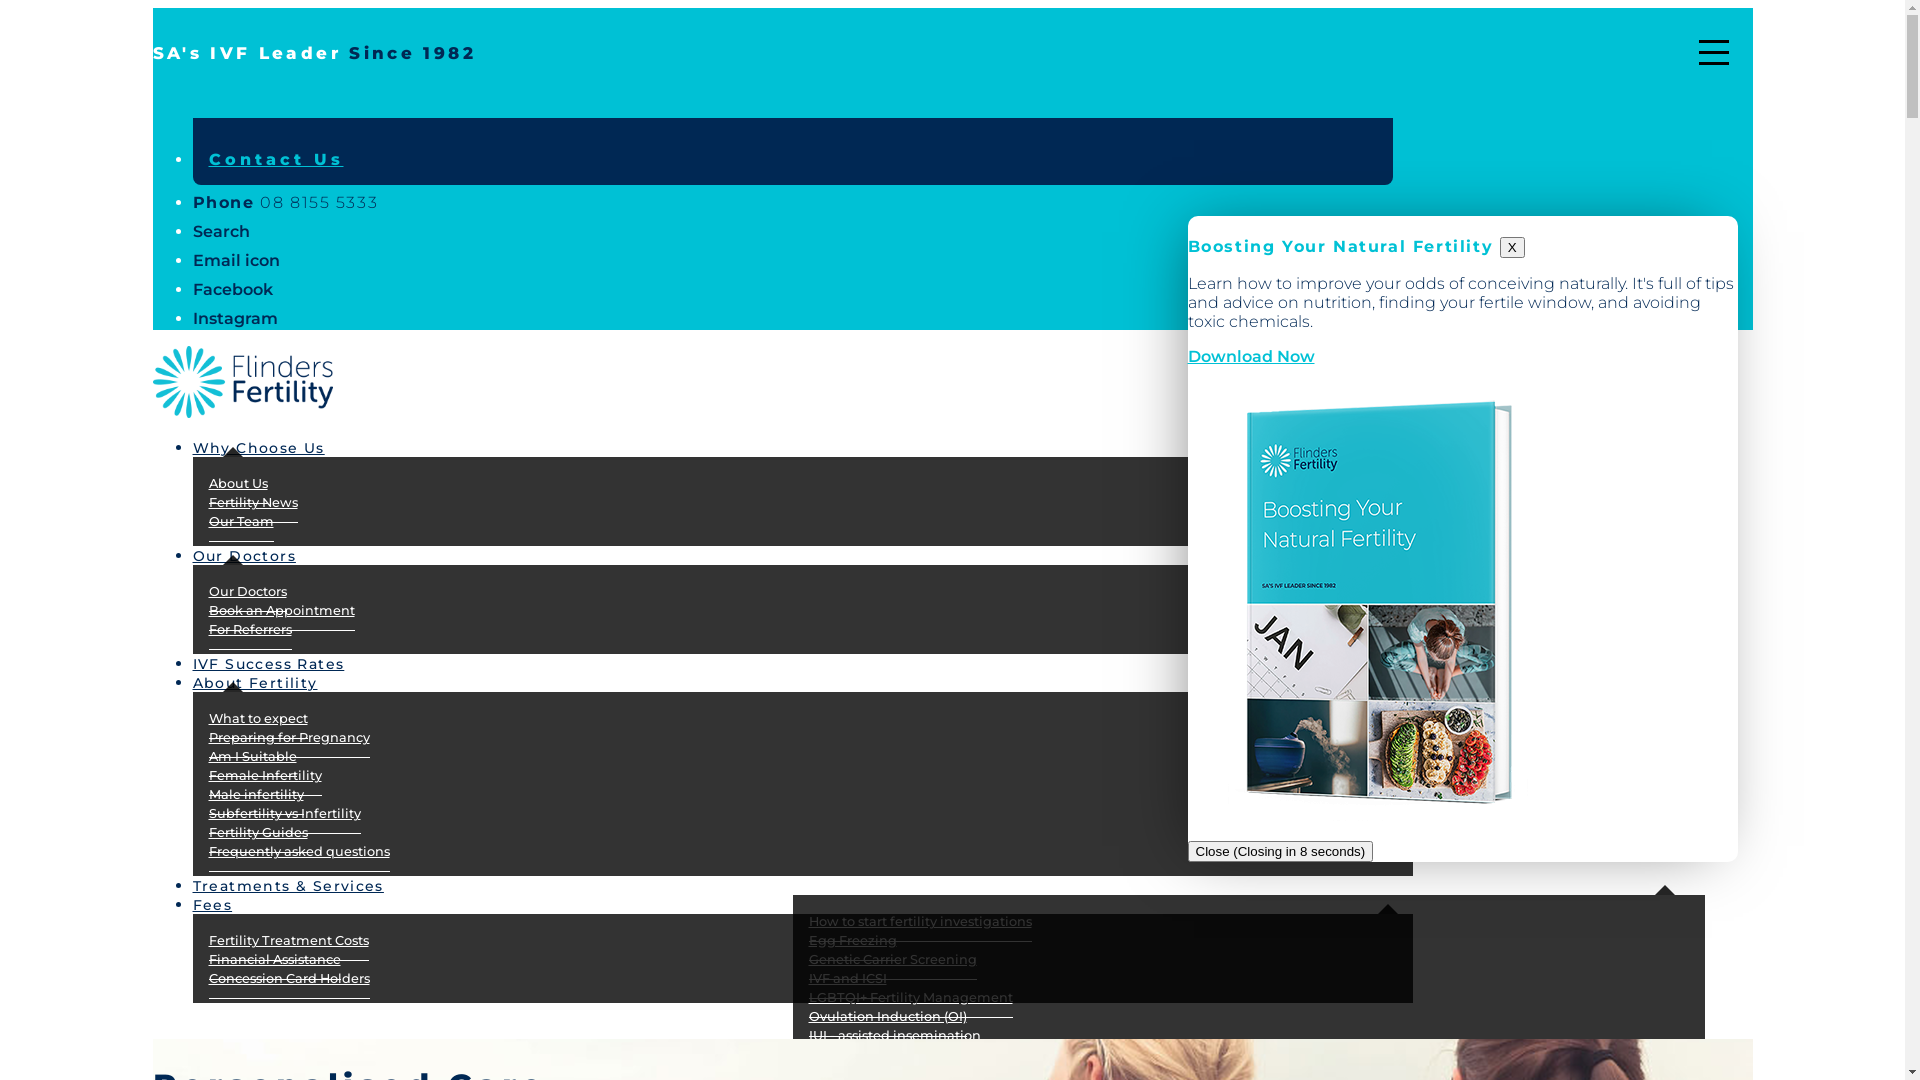  I want to click on 'Subfertility vs Infertility', so click(207, 813).